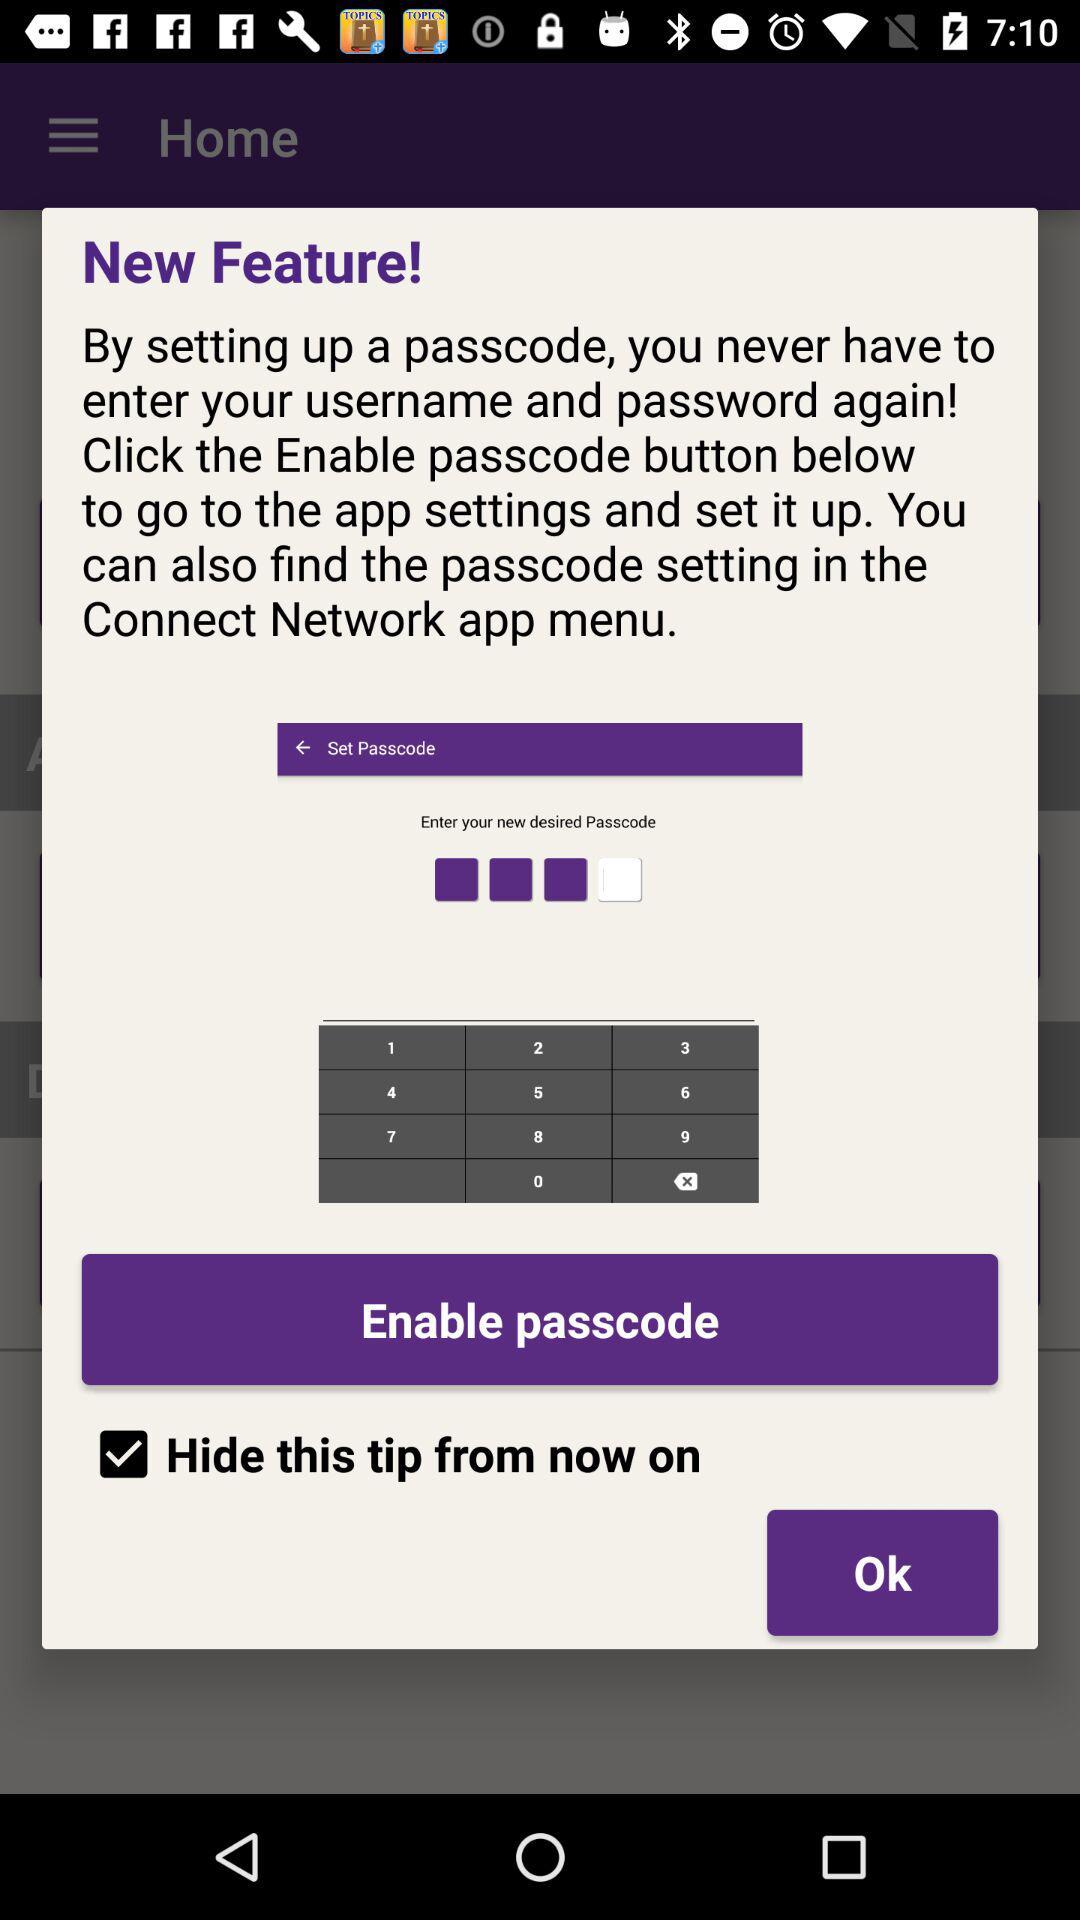 This screenshot has width=1080, height=1920. I want to click on ok icon, so click(881, 1571).